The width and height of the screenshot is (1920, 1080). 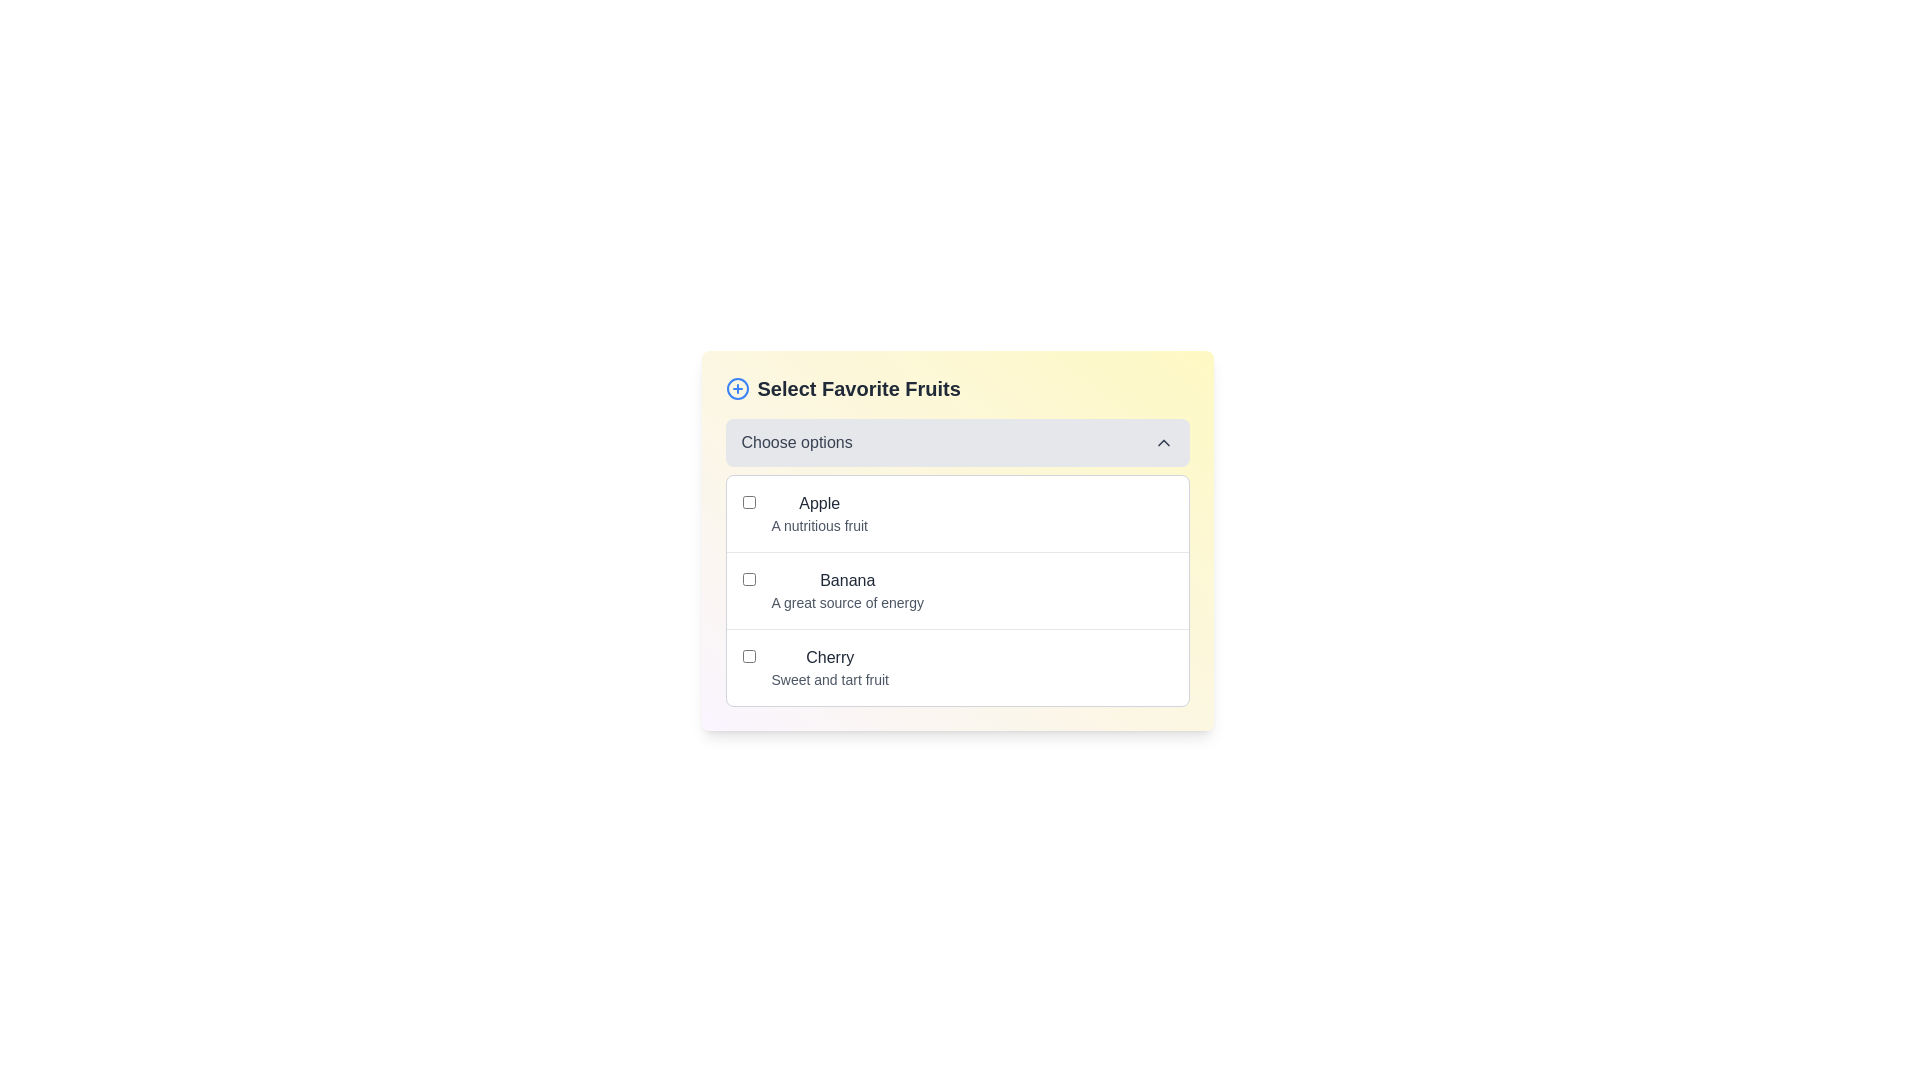 I want to click on the 'Cherry' text label in the dropdown menu that identifies the selection item, so click(x=830, y=658).